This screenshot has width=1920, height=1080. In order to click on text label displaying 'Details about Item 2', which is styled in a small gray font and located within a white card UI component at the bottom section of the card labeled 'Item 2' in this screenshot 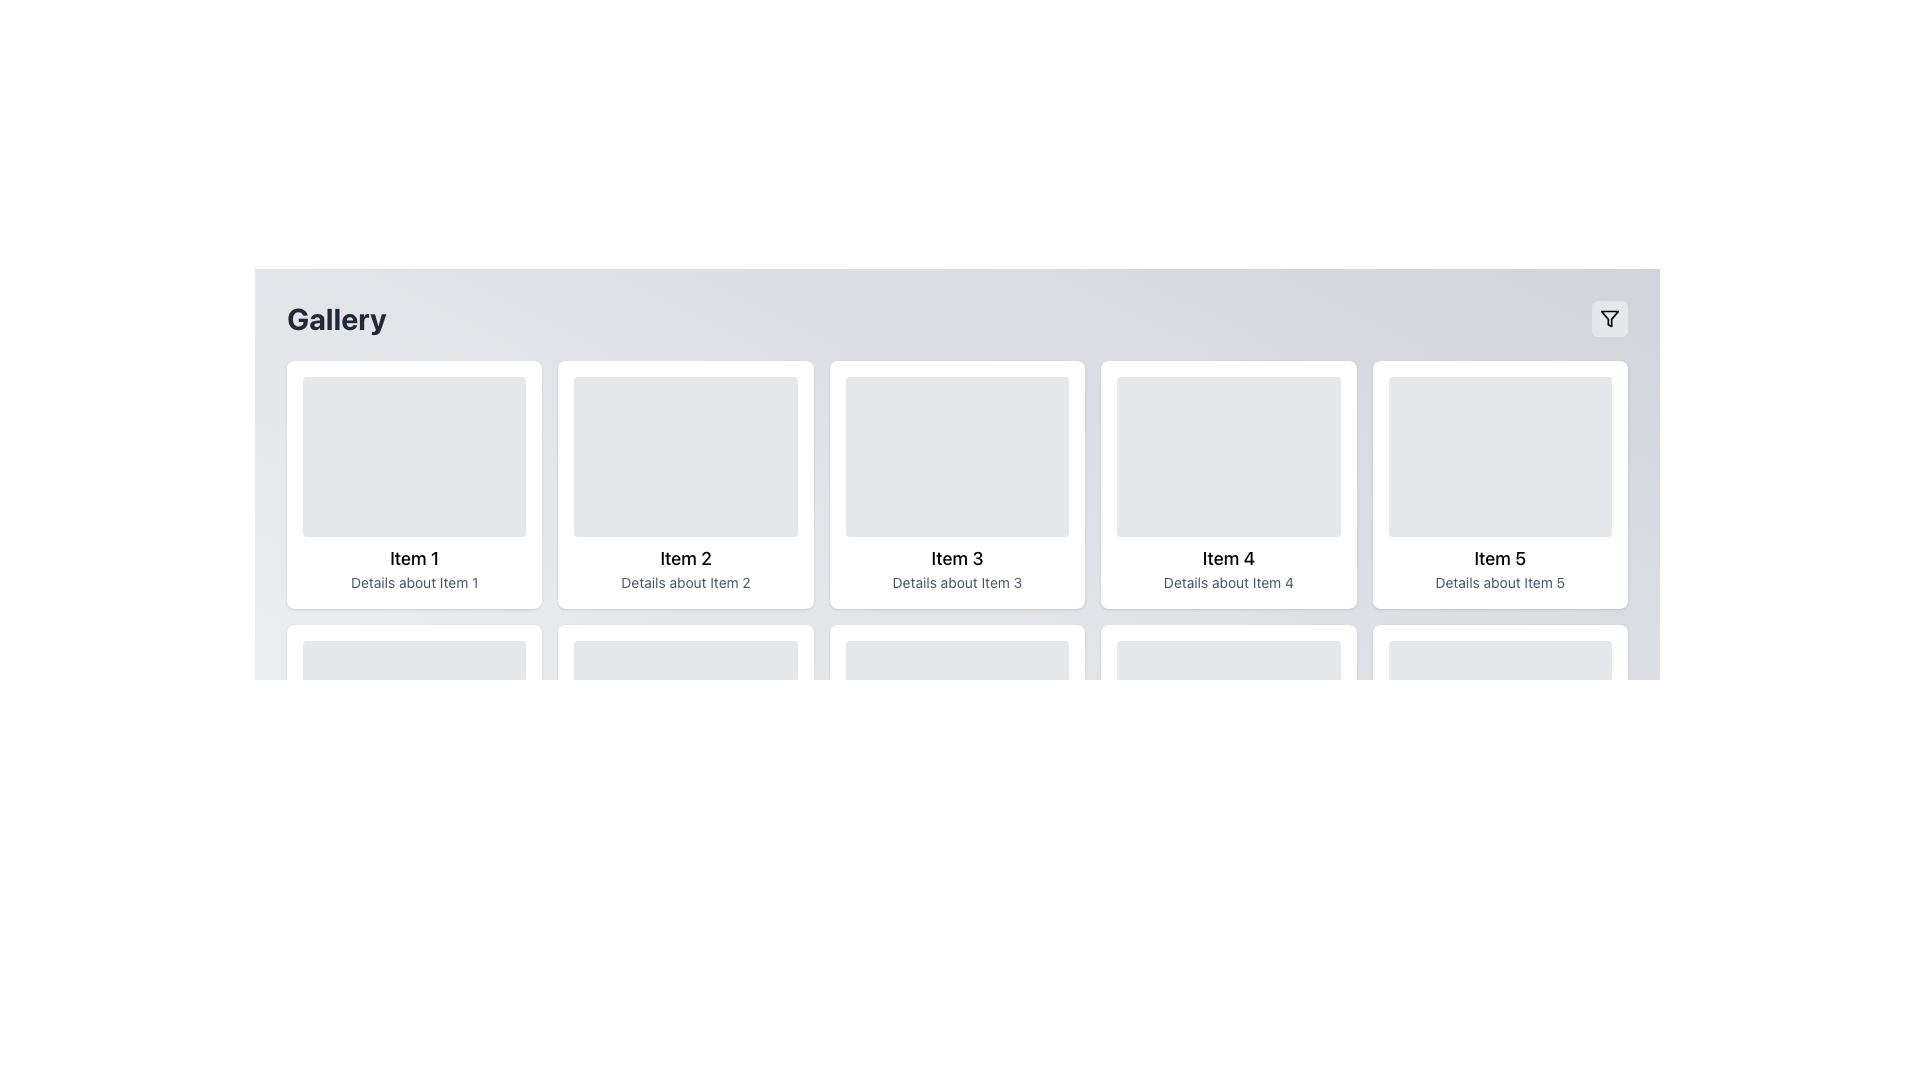, I will do `click(686, 582)`.